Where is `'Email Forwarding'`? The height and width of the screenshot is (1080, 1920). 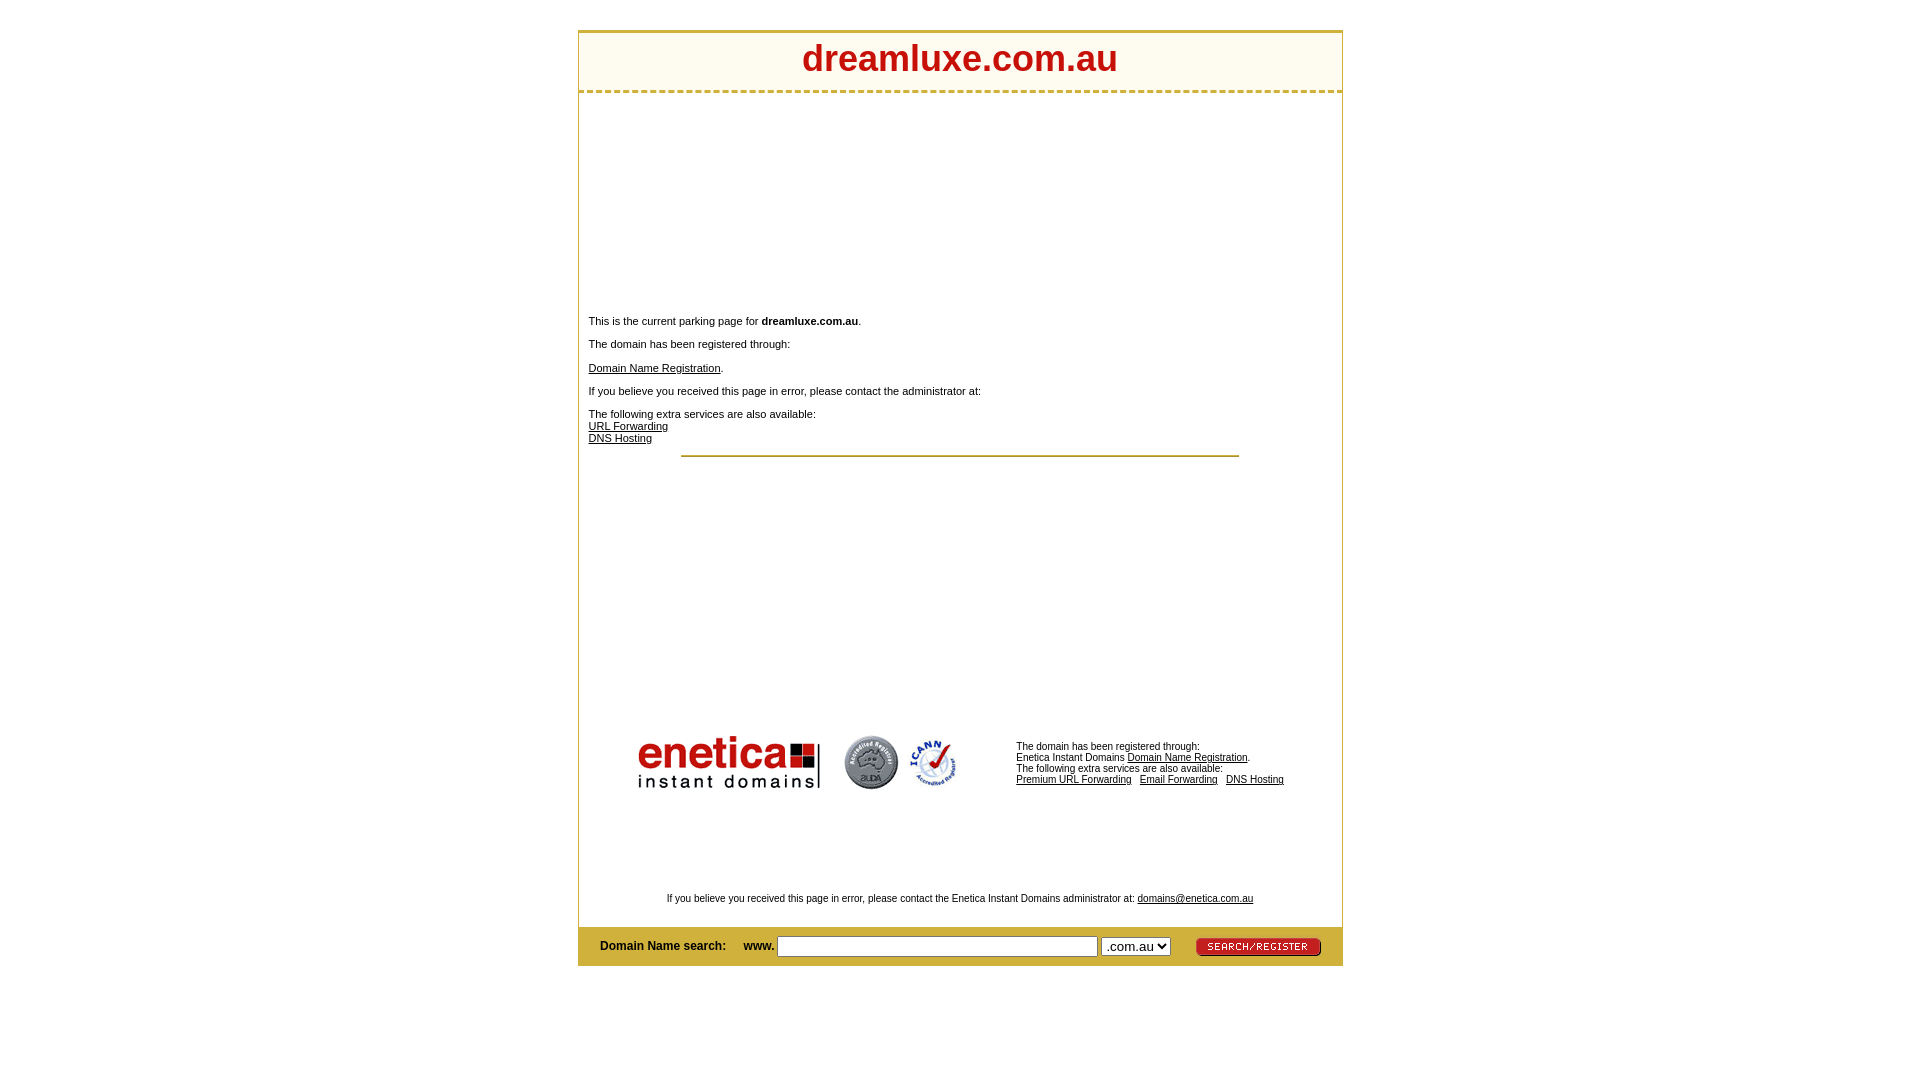 'Email Forwarding' is located at coordinates (1140, 778).